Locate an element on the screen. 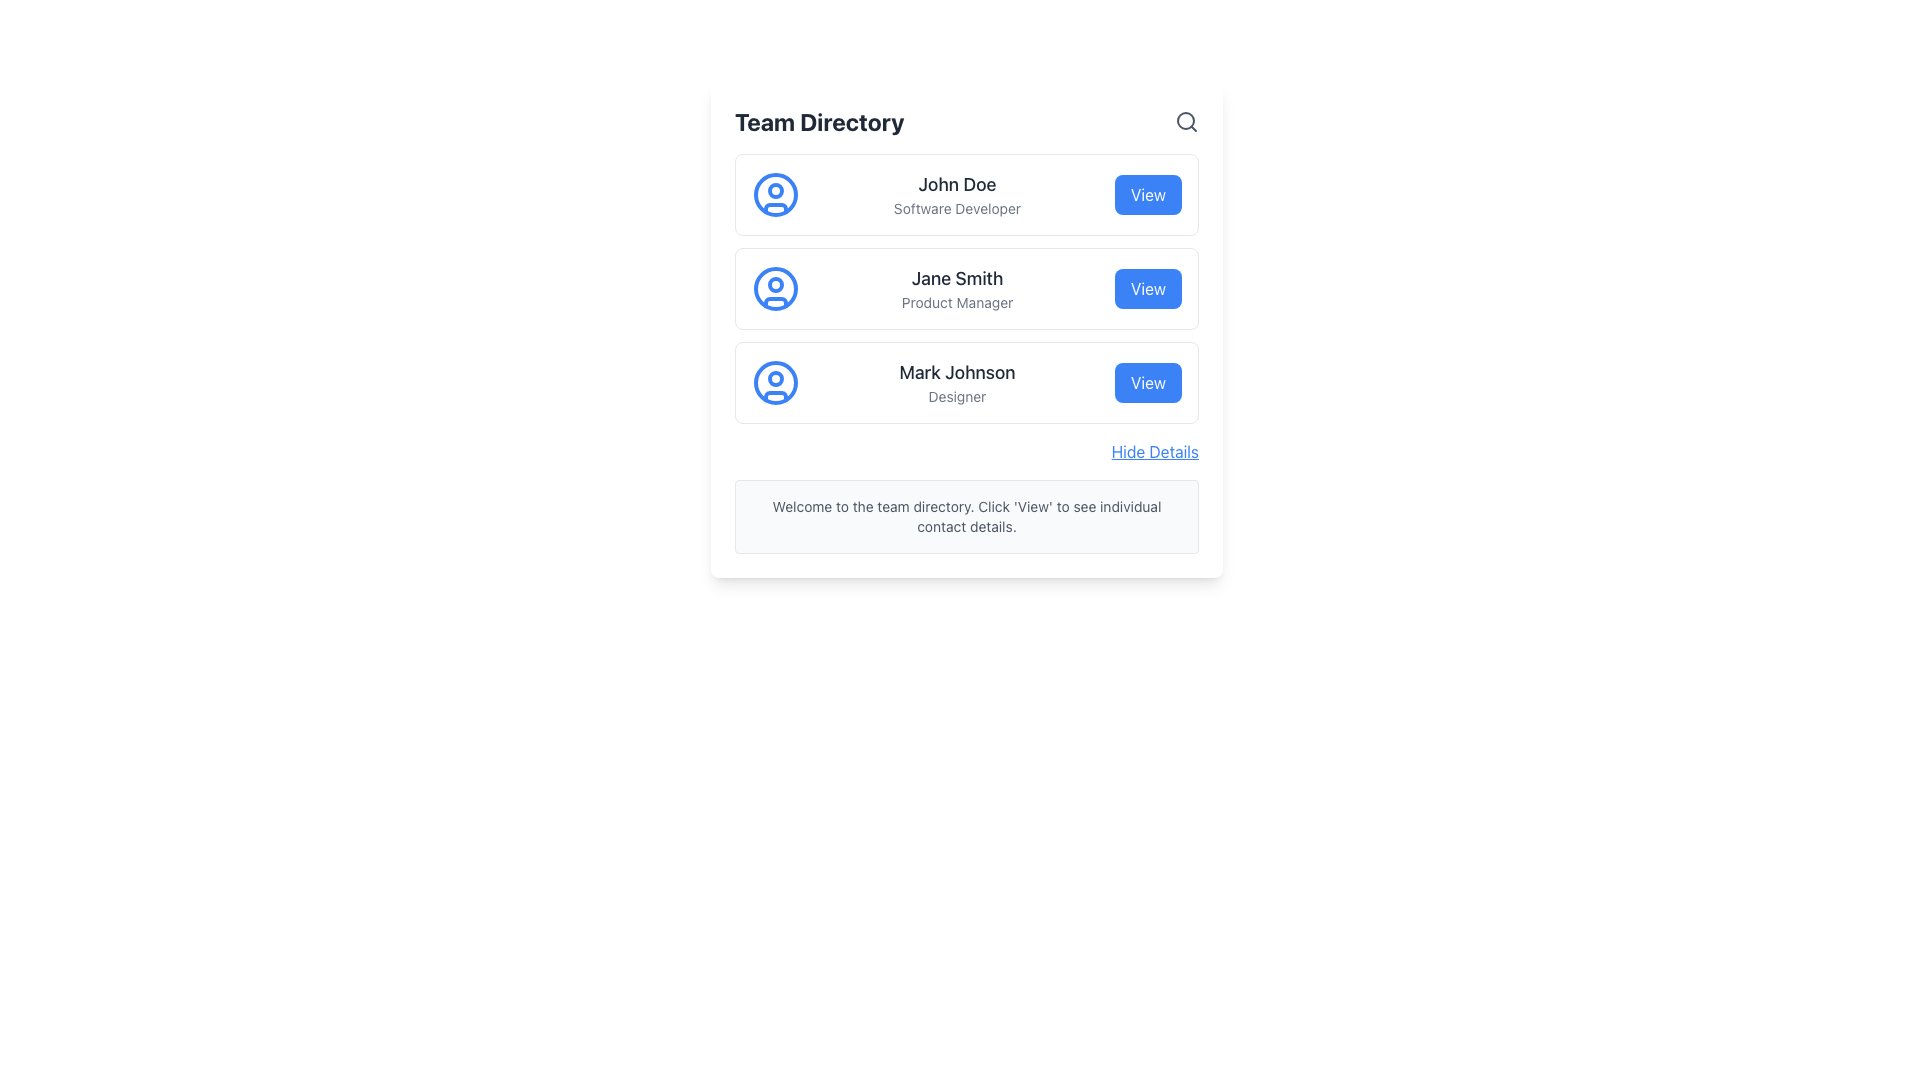 The width and height of the screenshot is (1920, 1080). the clickable text link that reads 'Hide Details', which is styled in blue with an underline is located at coordinates (1155, 451).